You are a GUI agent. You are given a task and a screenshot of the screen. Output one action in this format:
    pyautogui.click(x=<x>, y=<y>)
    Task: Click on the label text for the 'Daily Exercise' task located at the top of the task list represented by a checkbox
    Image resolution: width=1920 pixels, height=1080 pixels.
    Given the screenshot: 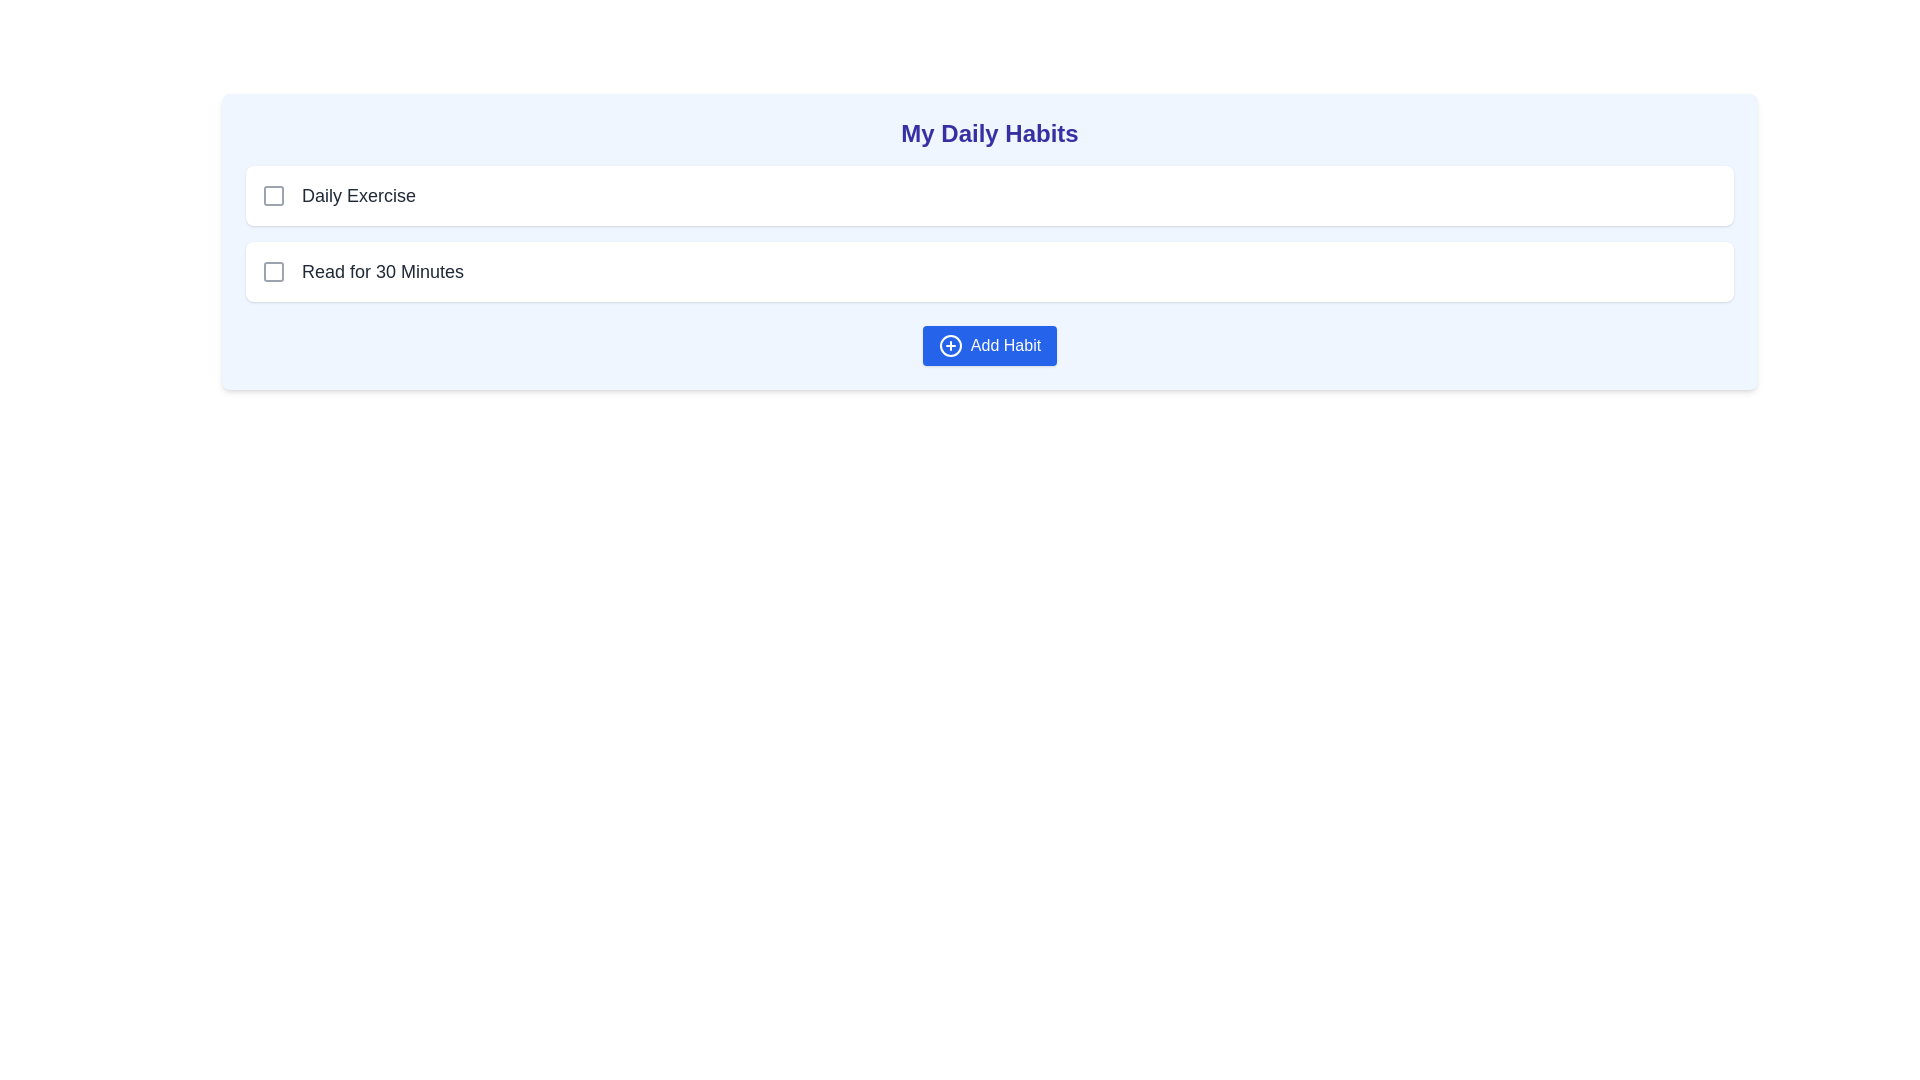 What is the action you would take?
    pyautogui.click(x=339, y=196)
    